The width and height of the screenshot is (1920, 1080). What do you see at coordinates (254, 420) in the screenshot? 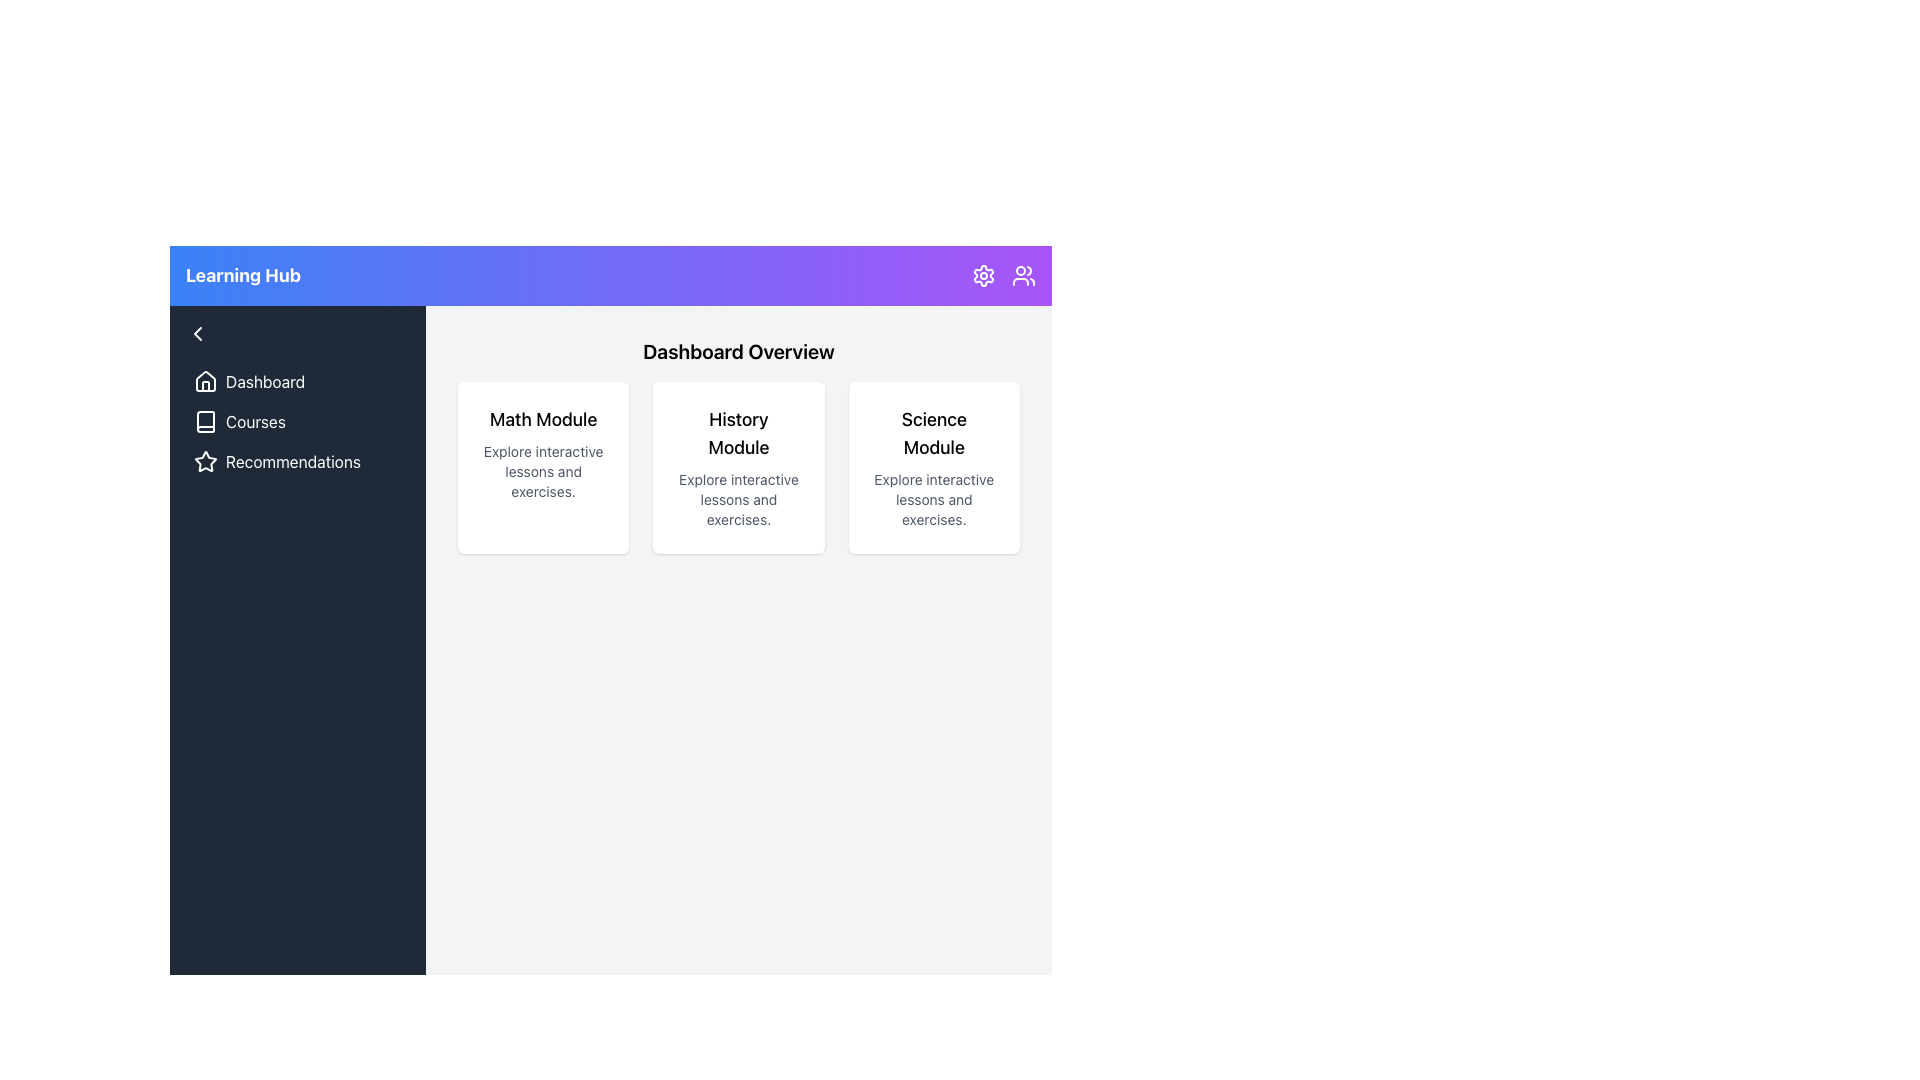
I see `the 'Courses' menu item label located in the sidebar on the left side of the interface, positioned below the 'Dashboard' menu item and to the right of the book icon` at bounding box center [254, 420].